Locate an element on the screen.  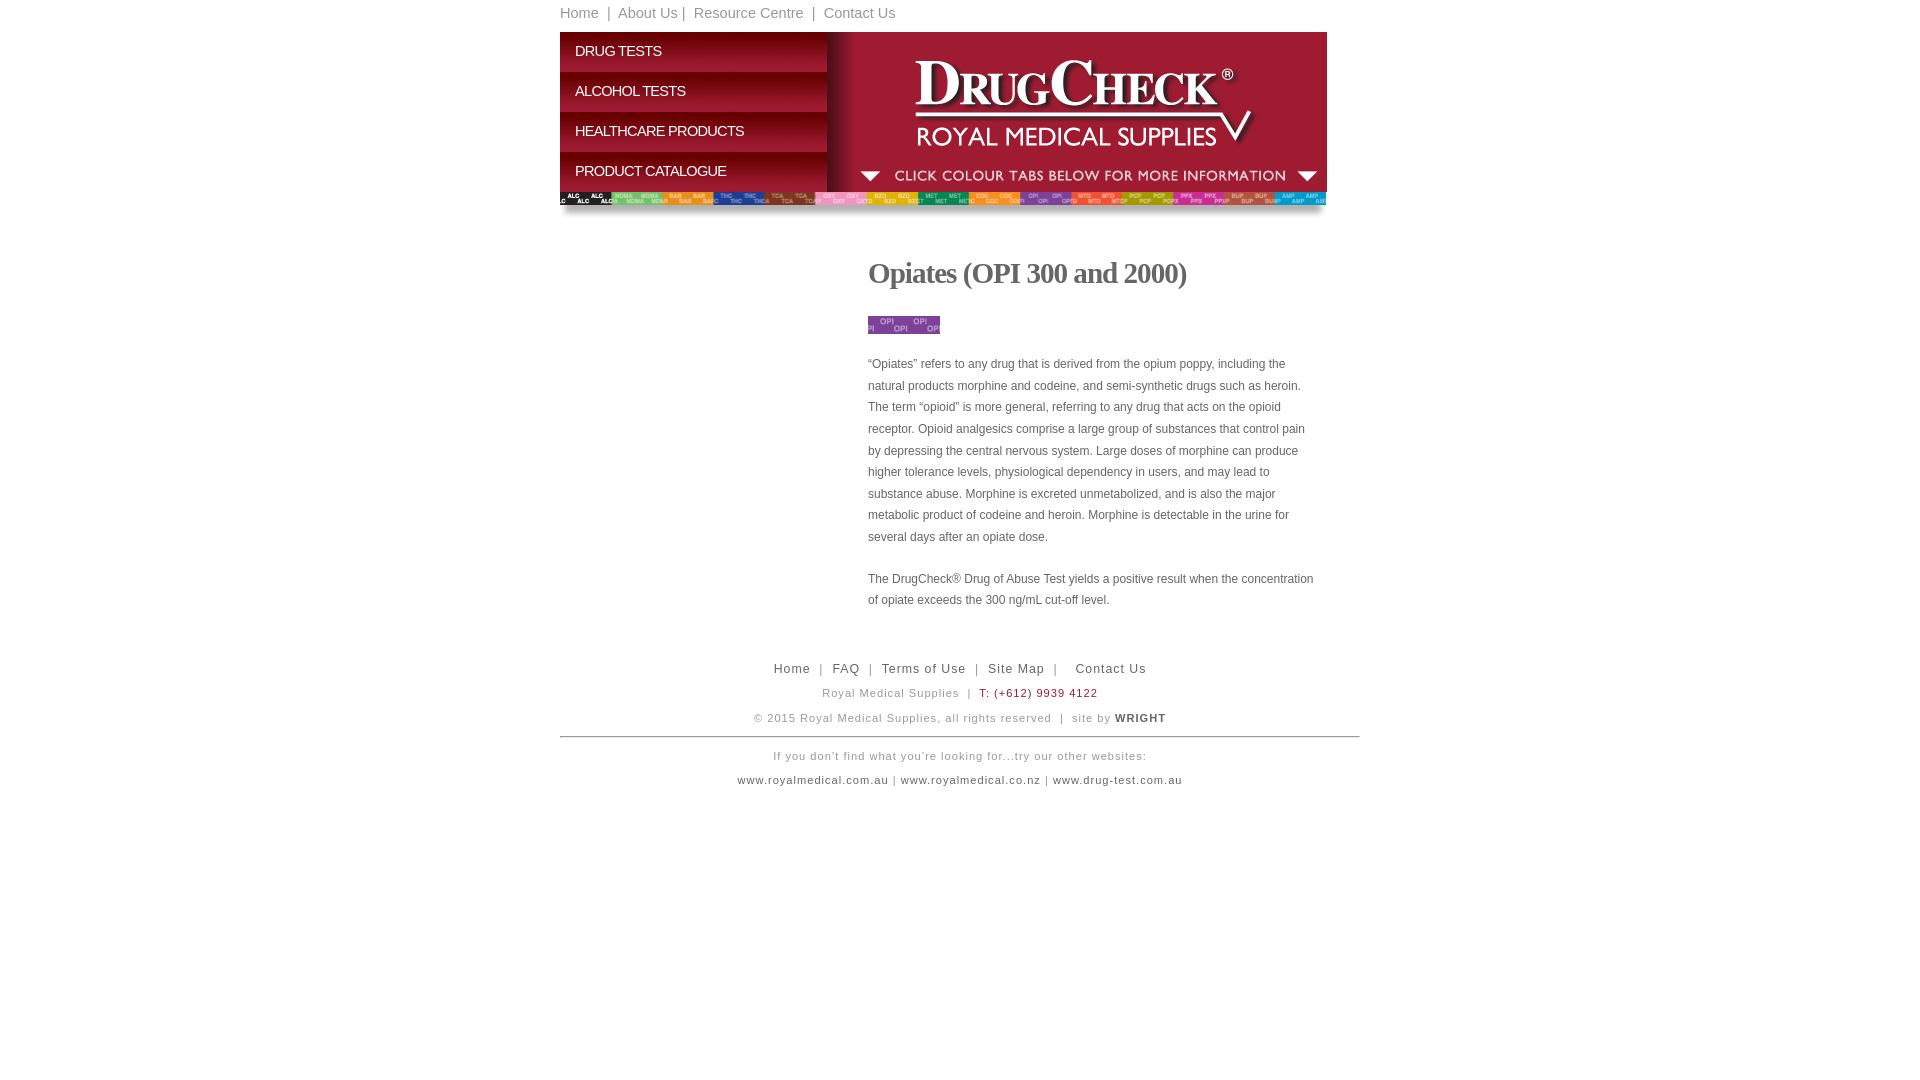
'Home' is located at coordinates (791, 668).